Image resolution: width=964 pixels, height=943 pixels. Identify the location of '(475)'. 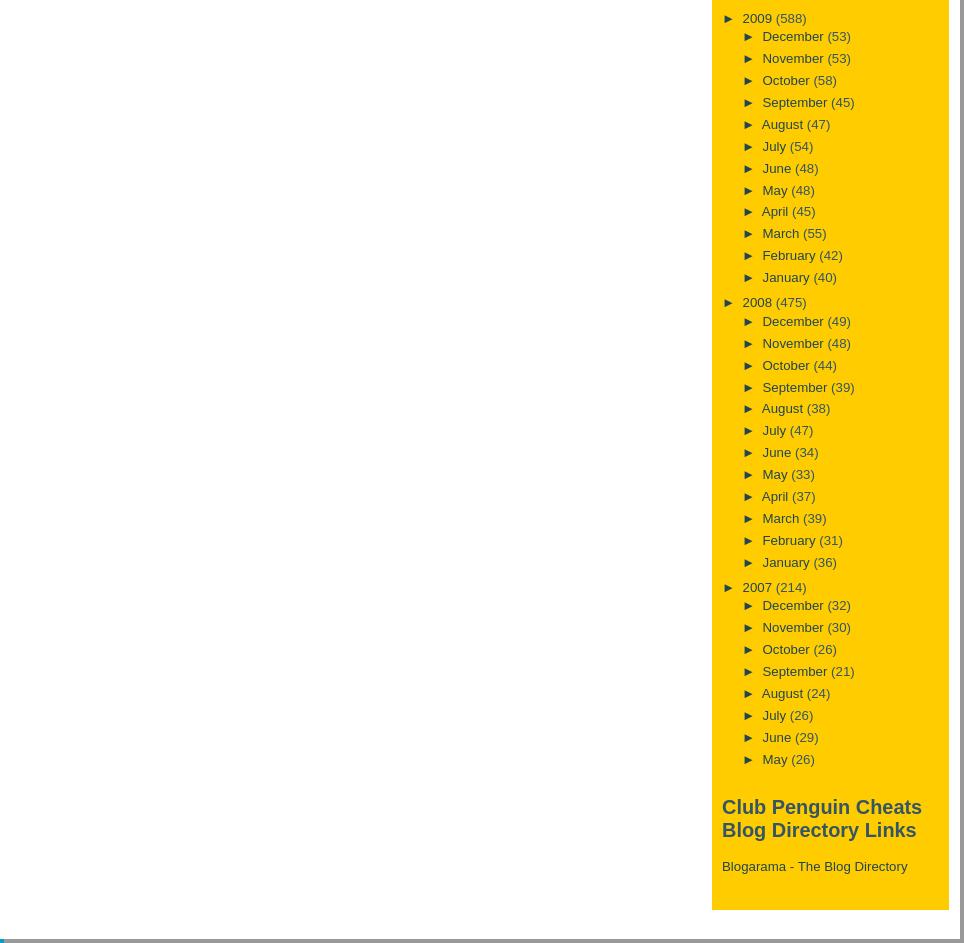
(790, 301).